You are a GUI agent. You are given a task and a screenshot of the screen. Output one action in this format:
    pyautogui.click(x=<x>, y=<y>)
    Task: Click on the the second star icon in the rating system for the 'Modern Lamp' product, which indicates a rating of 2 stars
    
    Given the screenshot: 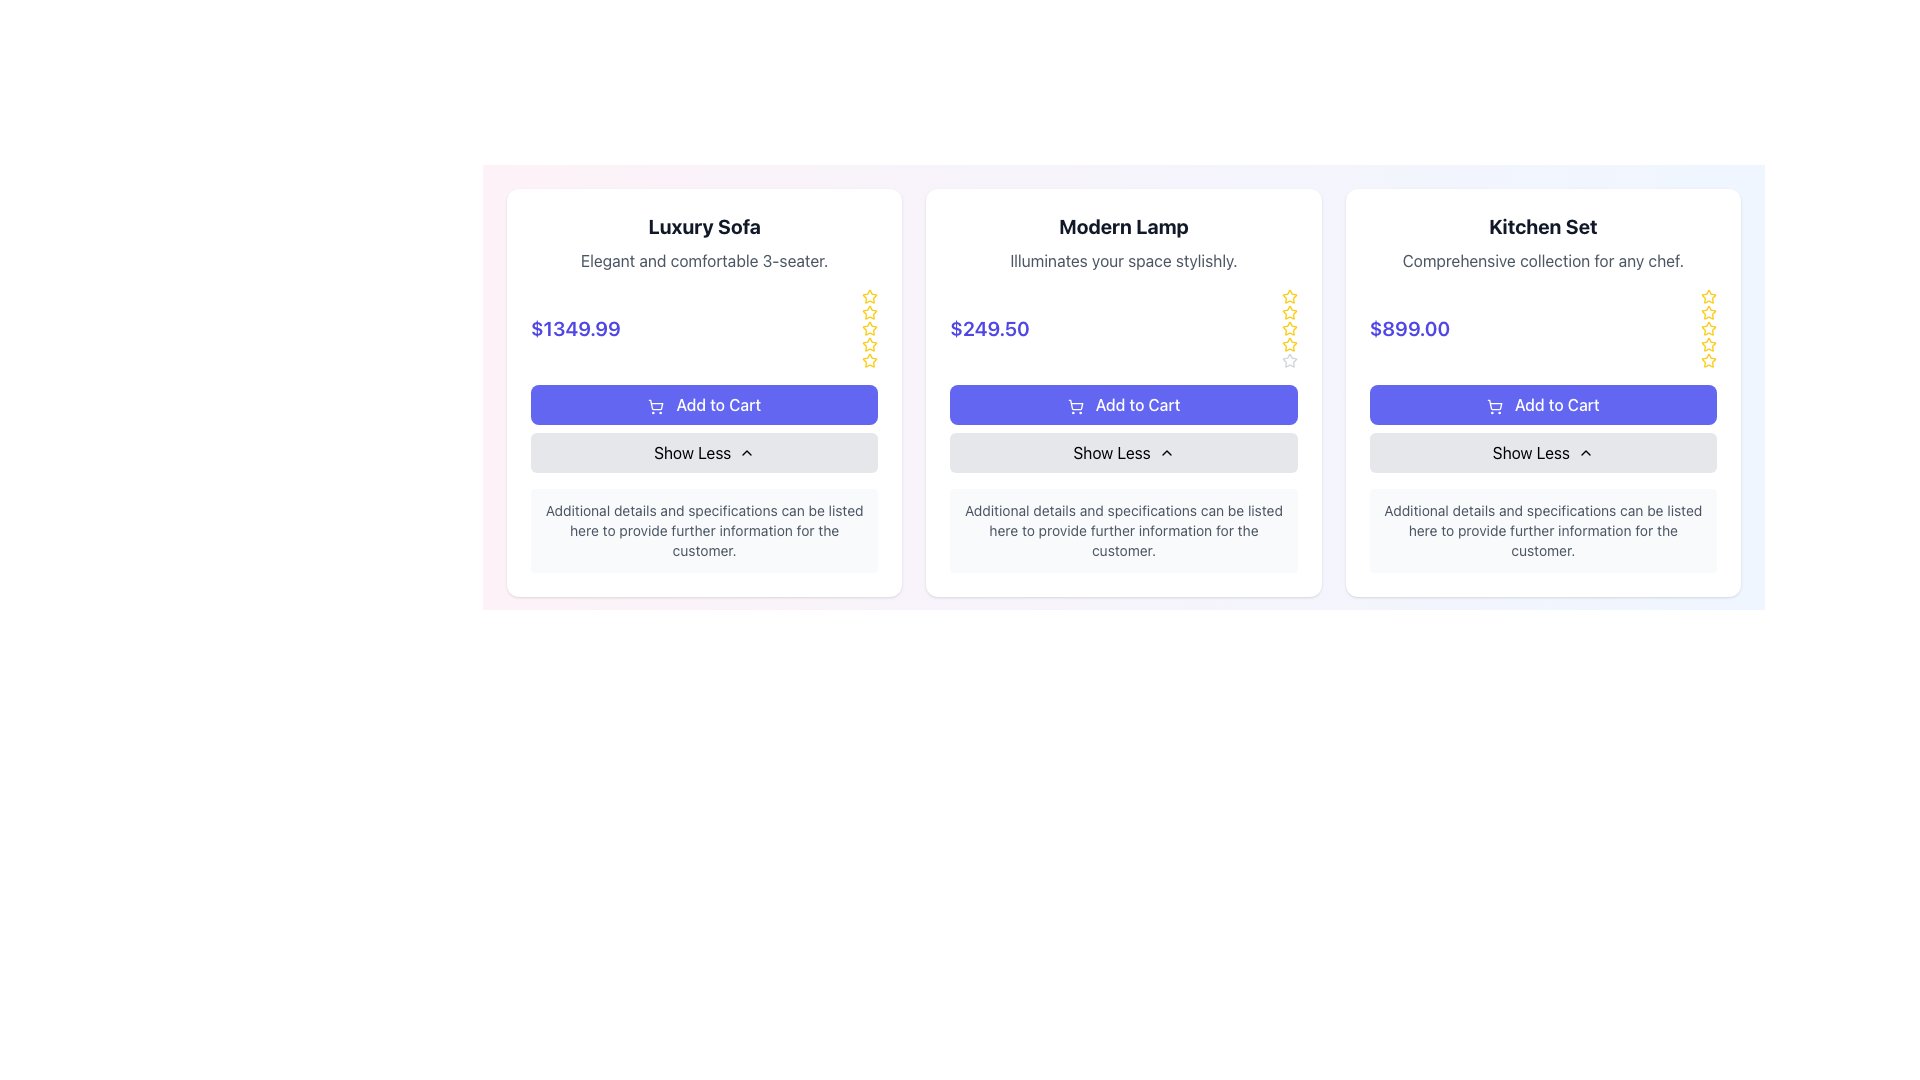 What is the action you would take?
    pyautogui.click(x=1289, y=343)
    